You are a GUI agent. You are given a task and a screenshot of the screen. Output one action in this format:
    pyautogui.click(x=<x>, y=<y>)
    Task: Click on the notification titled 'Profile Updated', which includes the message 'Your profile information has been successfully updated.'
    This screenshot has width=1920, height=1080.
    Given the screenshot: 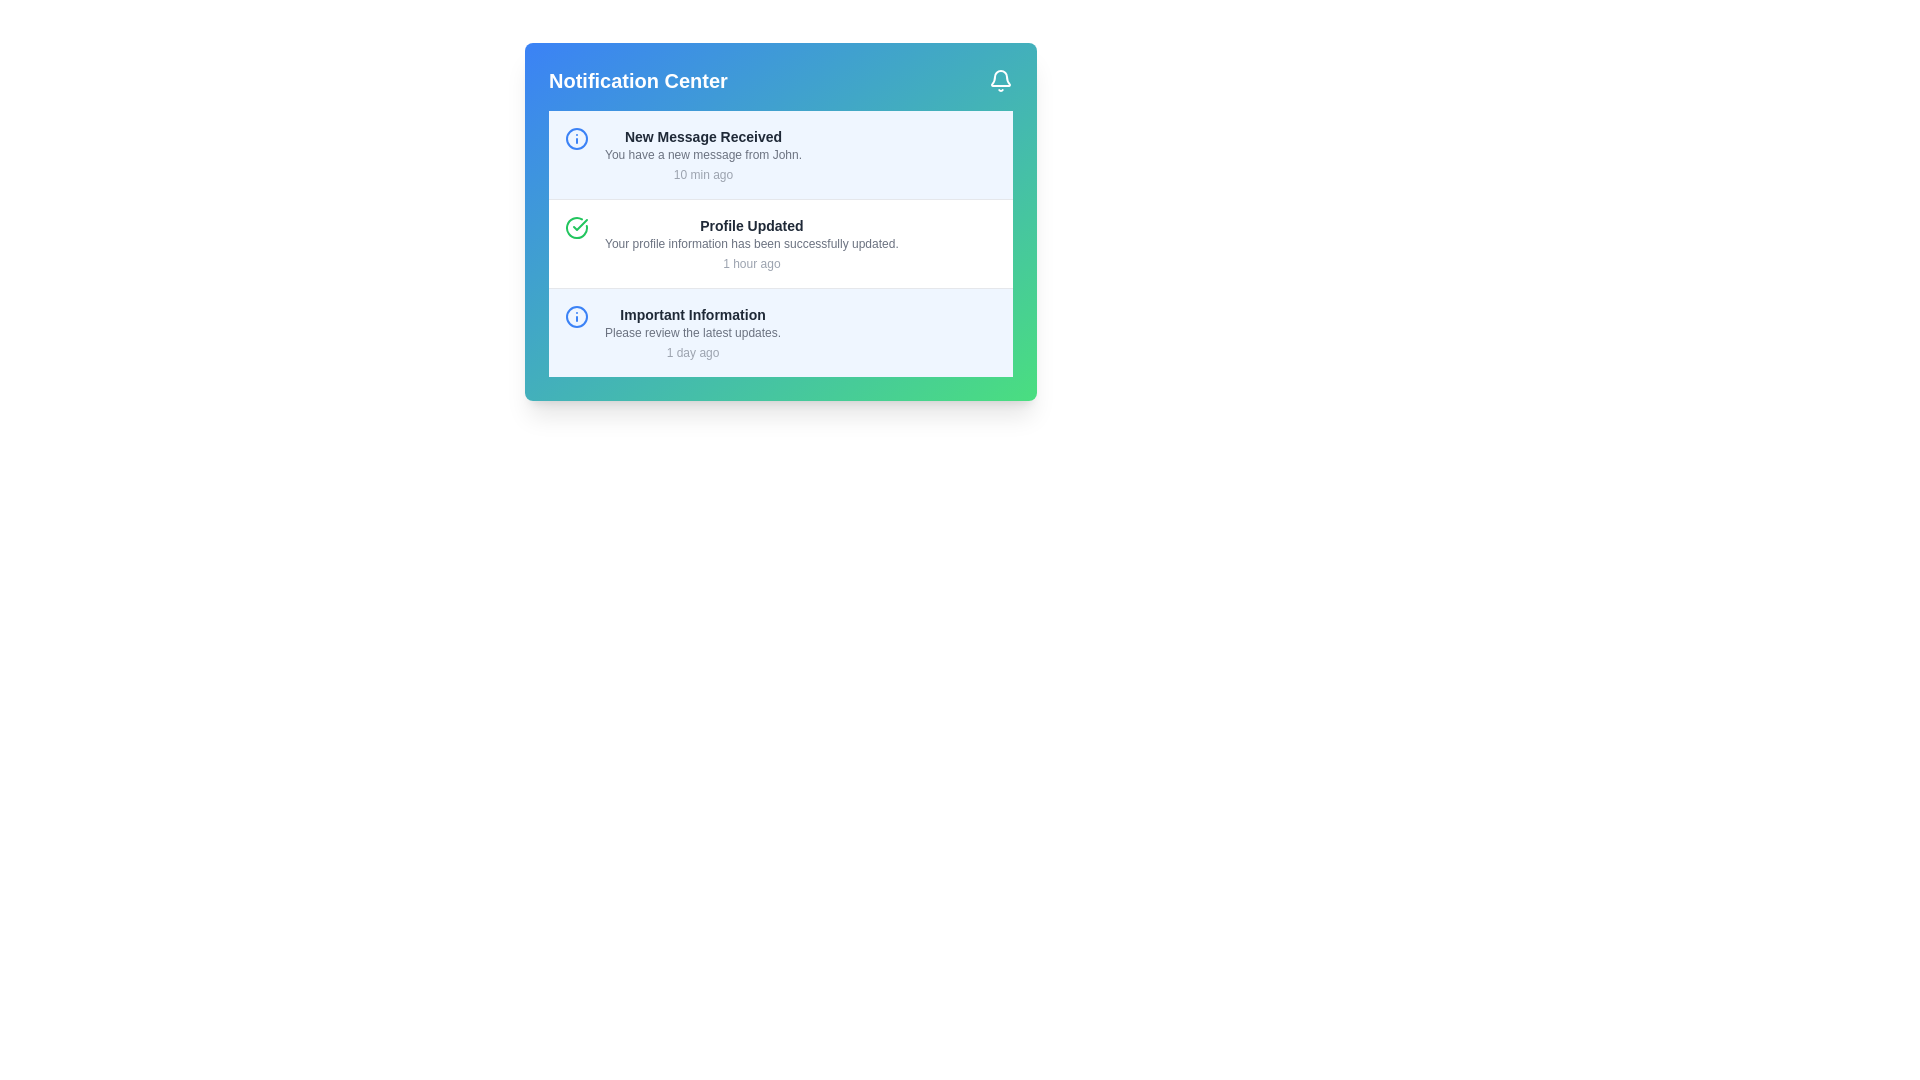 What is the action you would take?
    pyautogui.click(x=750, y=242)
    